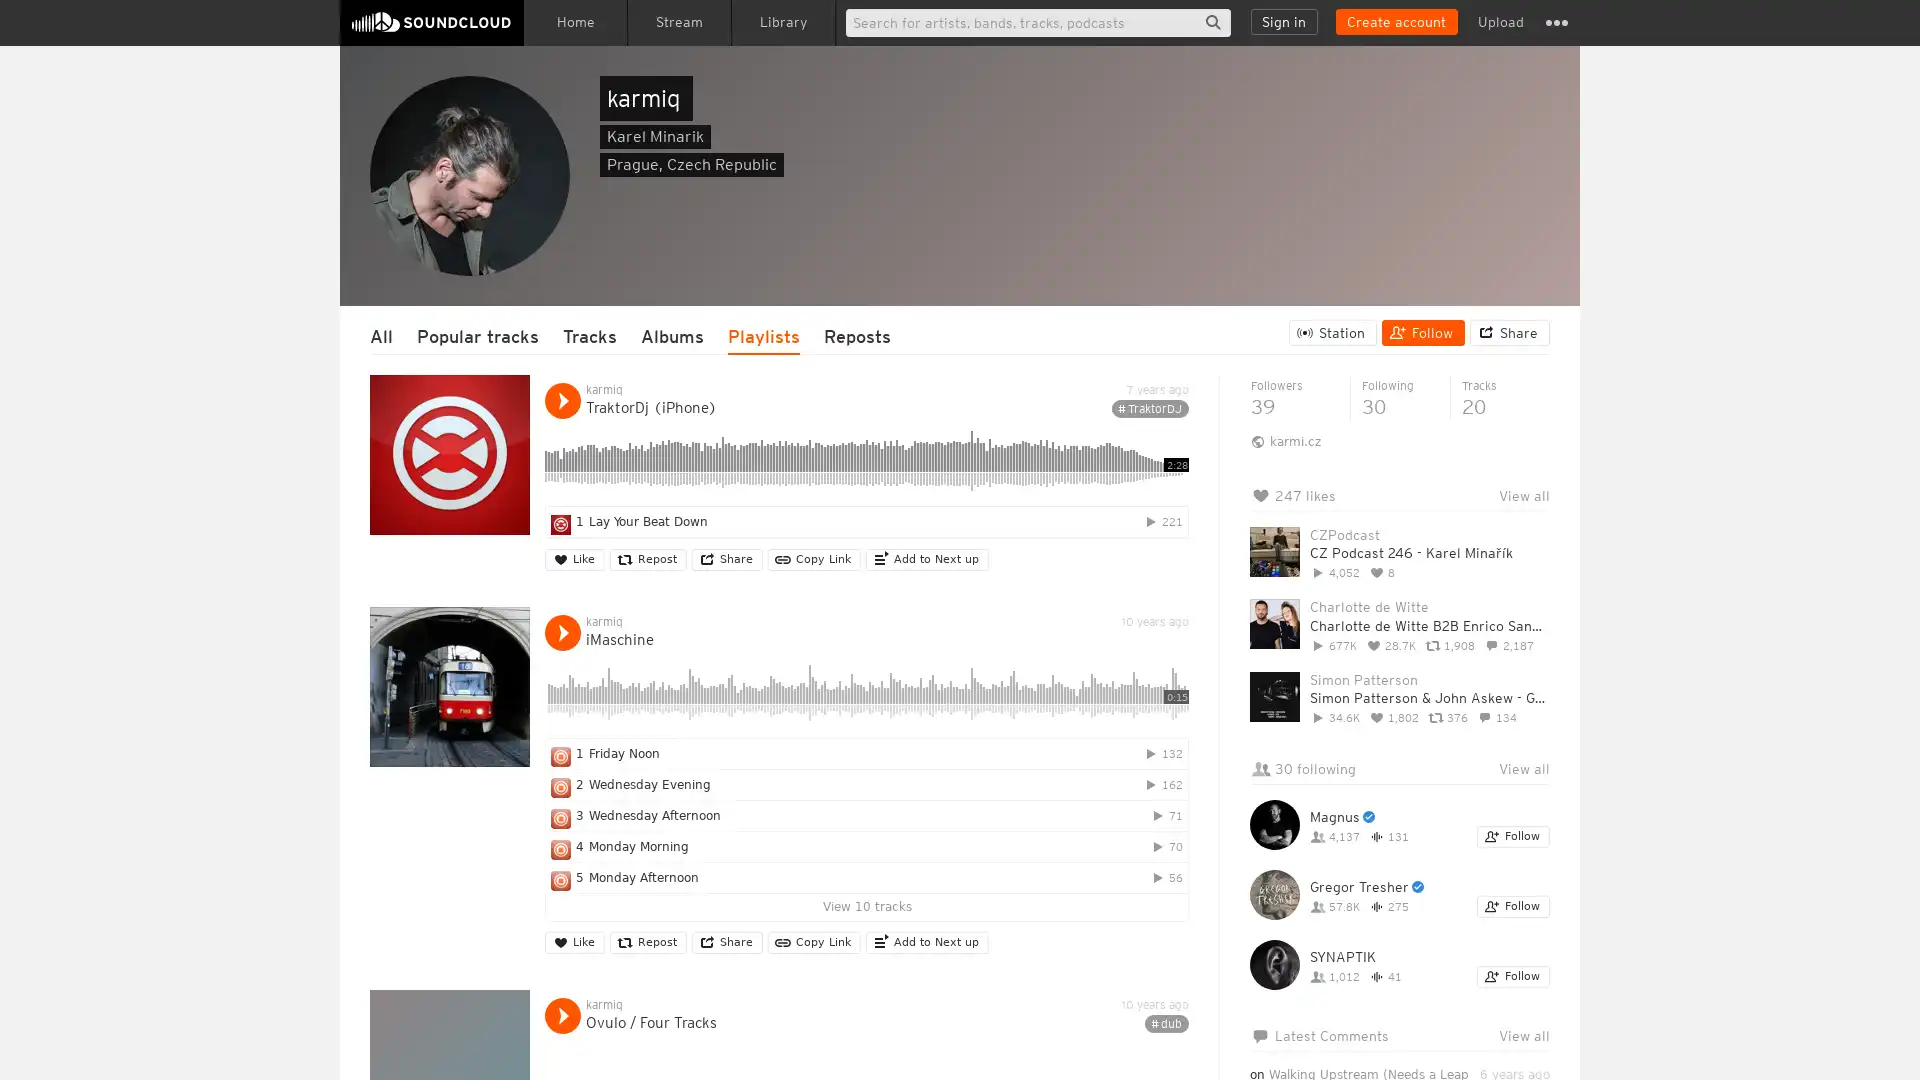 The height and width of the screenshot is (1080, 1920). I want to click on Copy Link, so click(814, 942).